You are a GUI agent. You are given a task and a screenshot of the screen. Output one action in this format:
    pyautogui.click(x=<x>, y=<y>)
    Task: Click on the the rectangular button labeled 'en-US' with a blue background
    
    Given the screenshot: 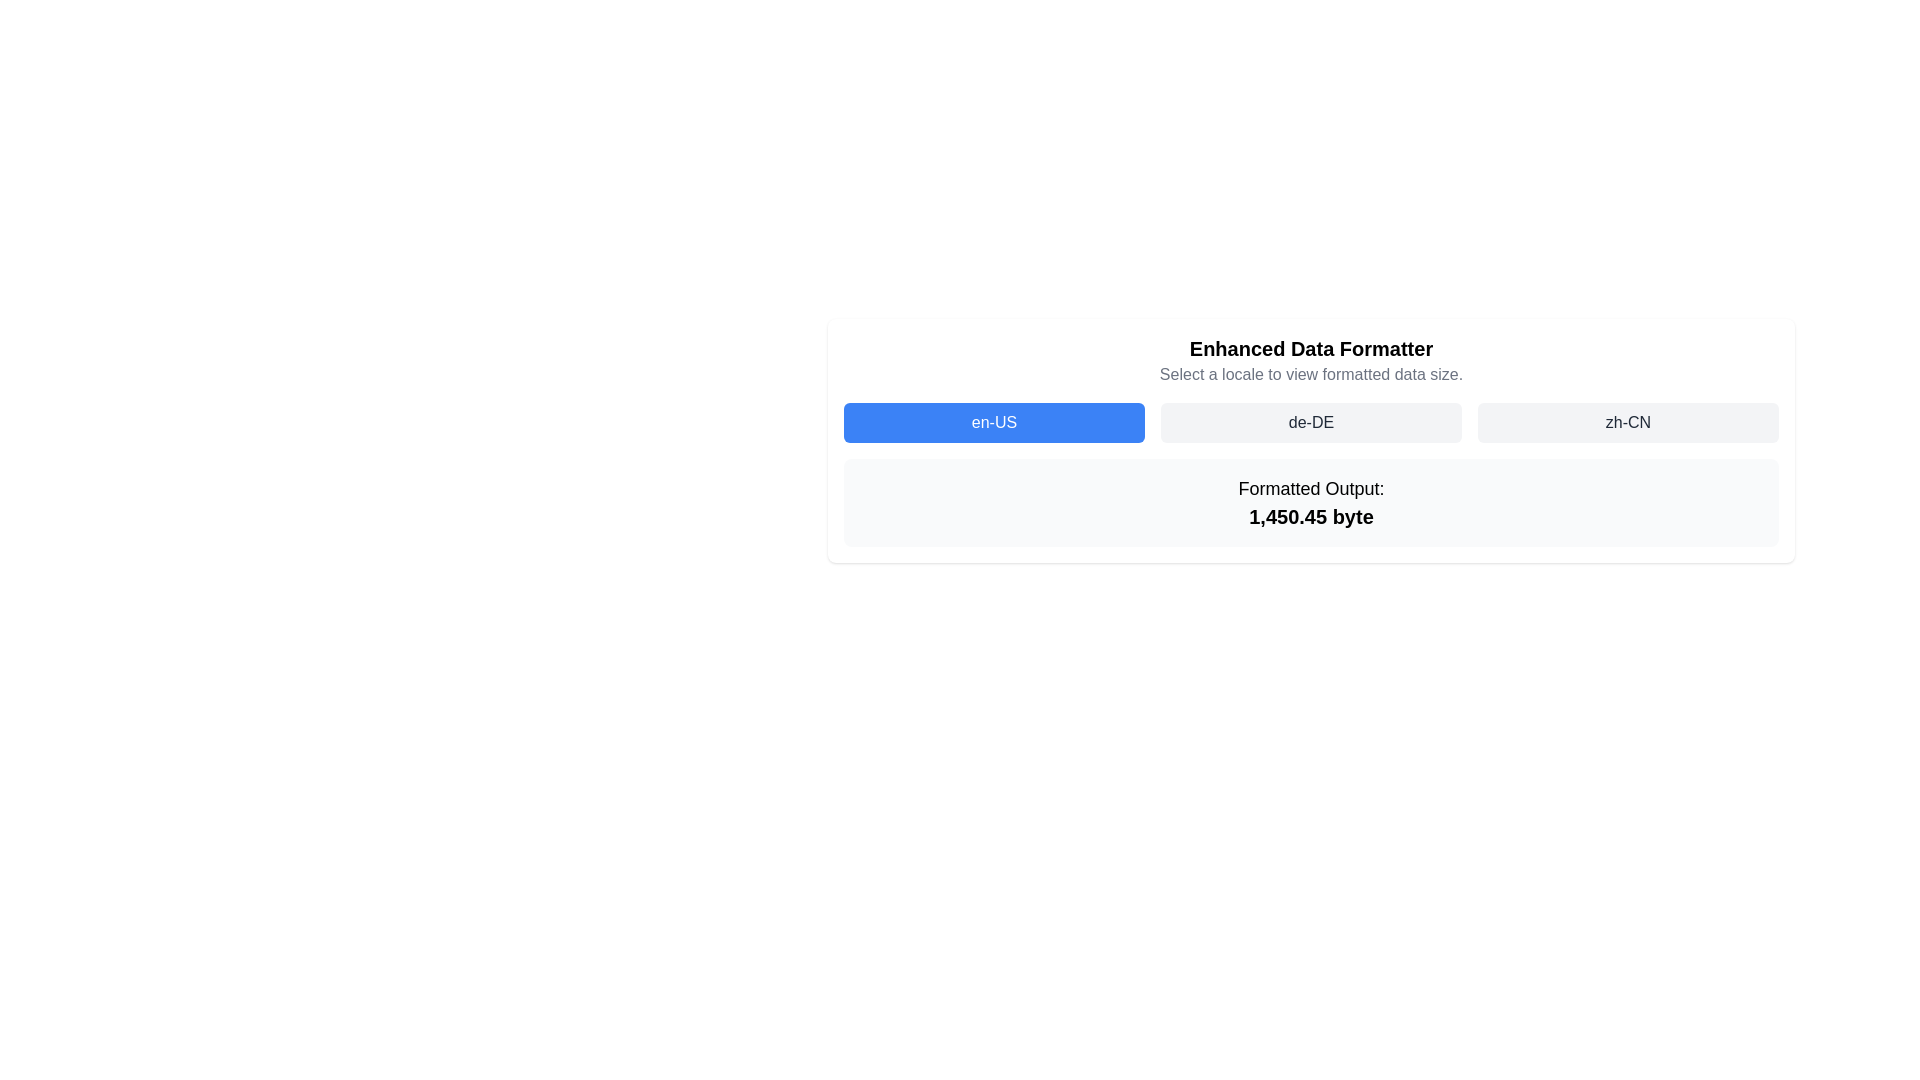 What is the action you would take?
    pyautogui.click(x=994, y=422)
    